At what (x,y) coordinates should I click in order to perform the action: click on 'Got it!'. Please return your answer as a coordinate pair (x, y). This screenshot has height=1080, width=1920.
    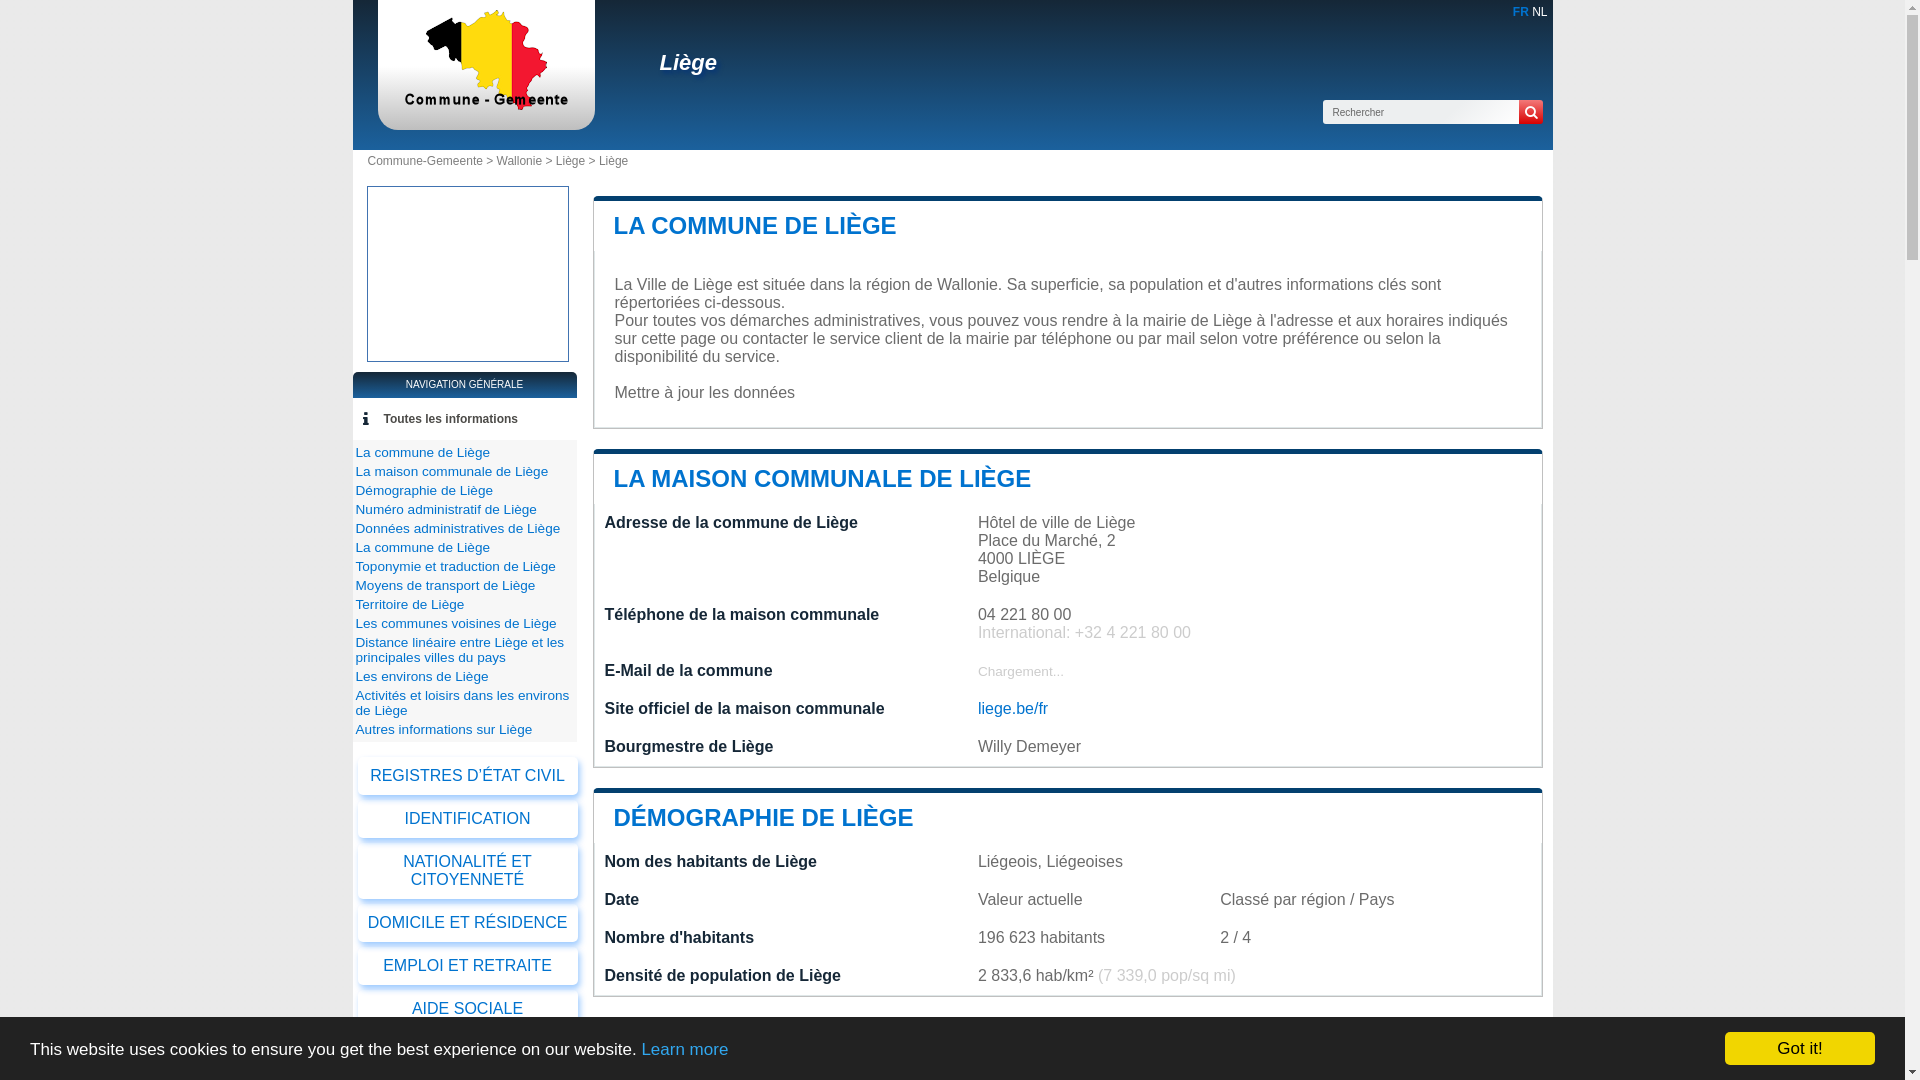
    Looking at the image, I should click on (1800, 1047).